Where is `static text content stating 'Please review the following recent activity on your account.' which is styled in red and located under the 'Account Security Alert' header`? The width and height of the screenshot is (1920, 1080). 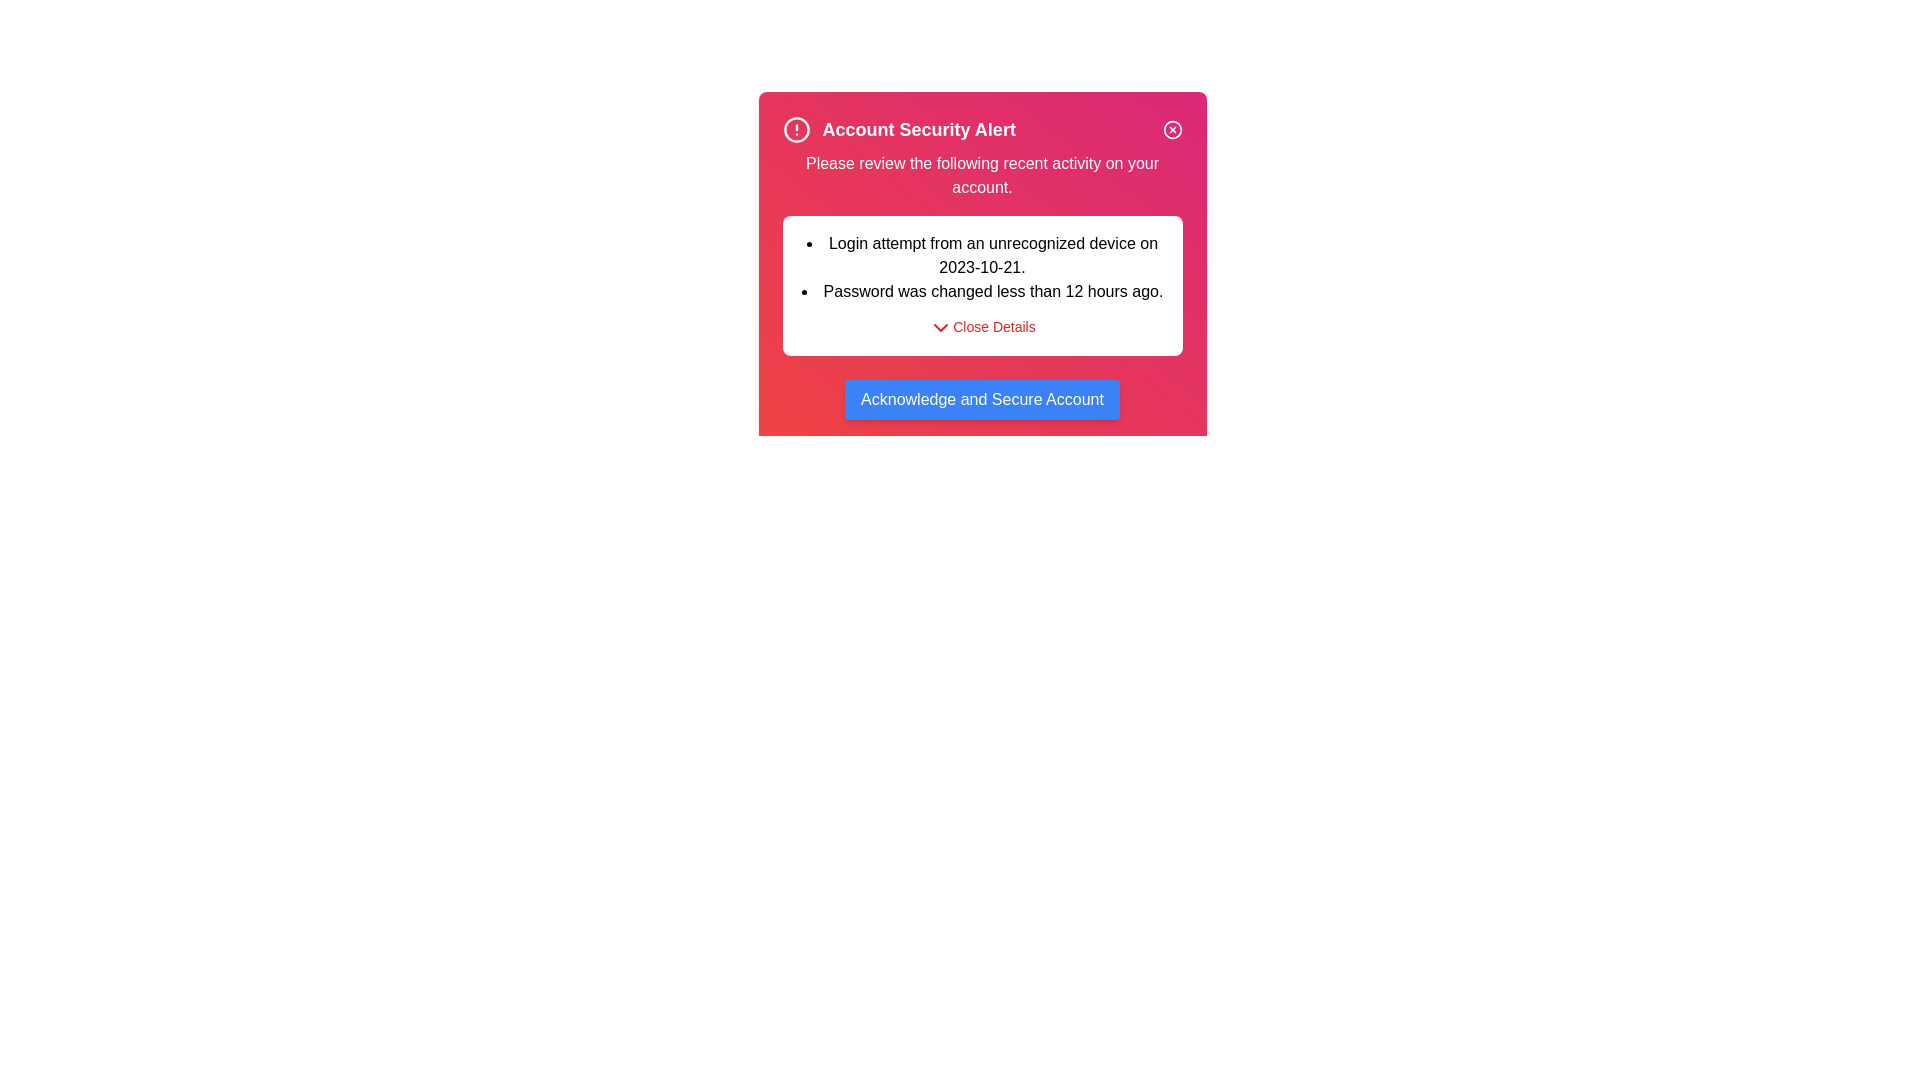
static text content stating 'Please review the following recent activity on your account.' which is styled in red and located under the 'Account Security Alert' header is located at coordinates (982, 175).